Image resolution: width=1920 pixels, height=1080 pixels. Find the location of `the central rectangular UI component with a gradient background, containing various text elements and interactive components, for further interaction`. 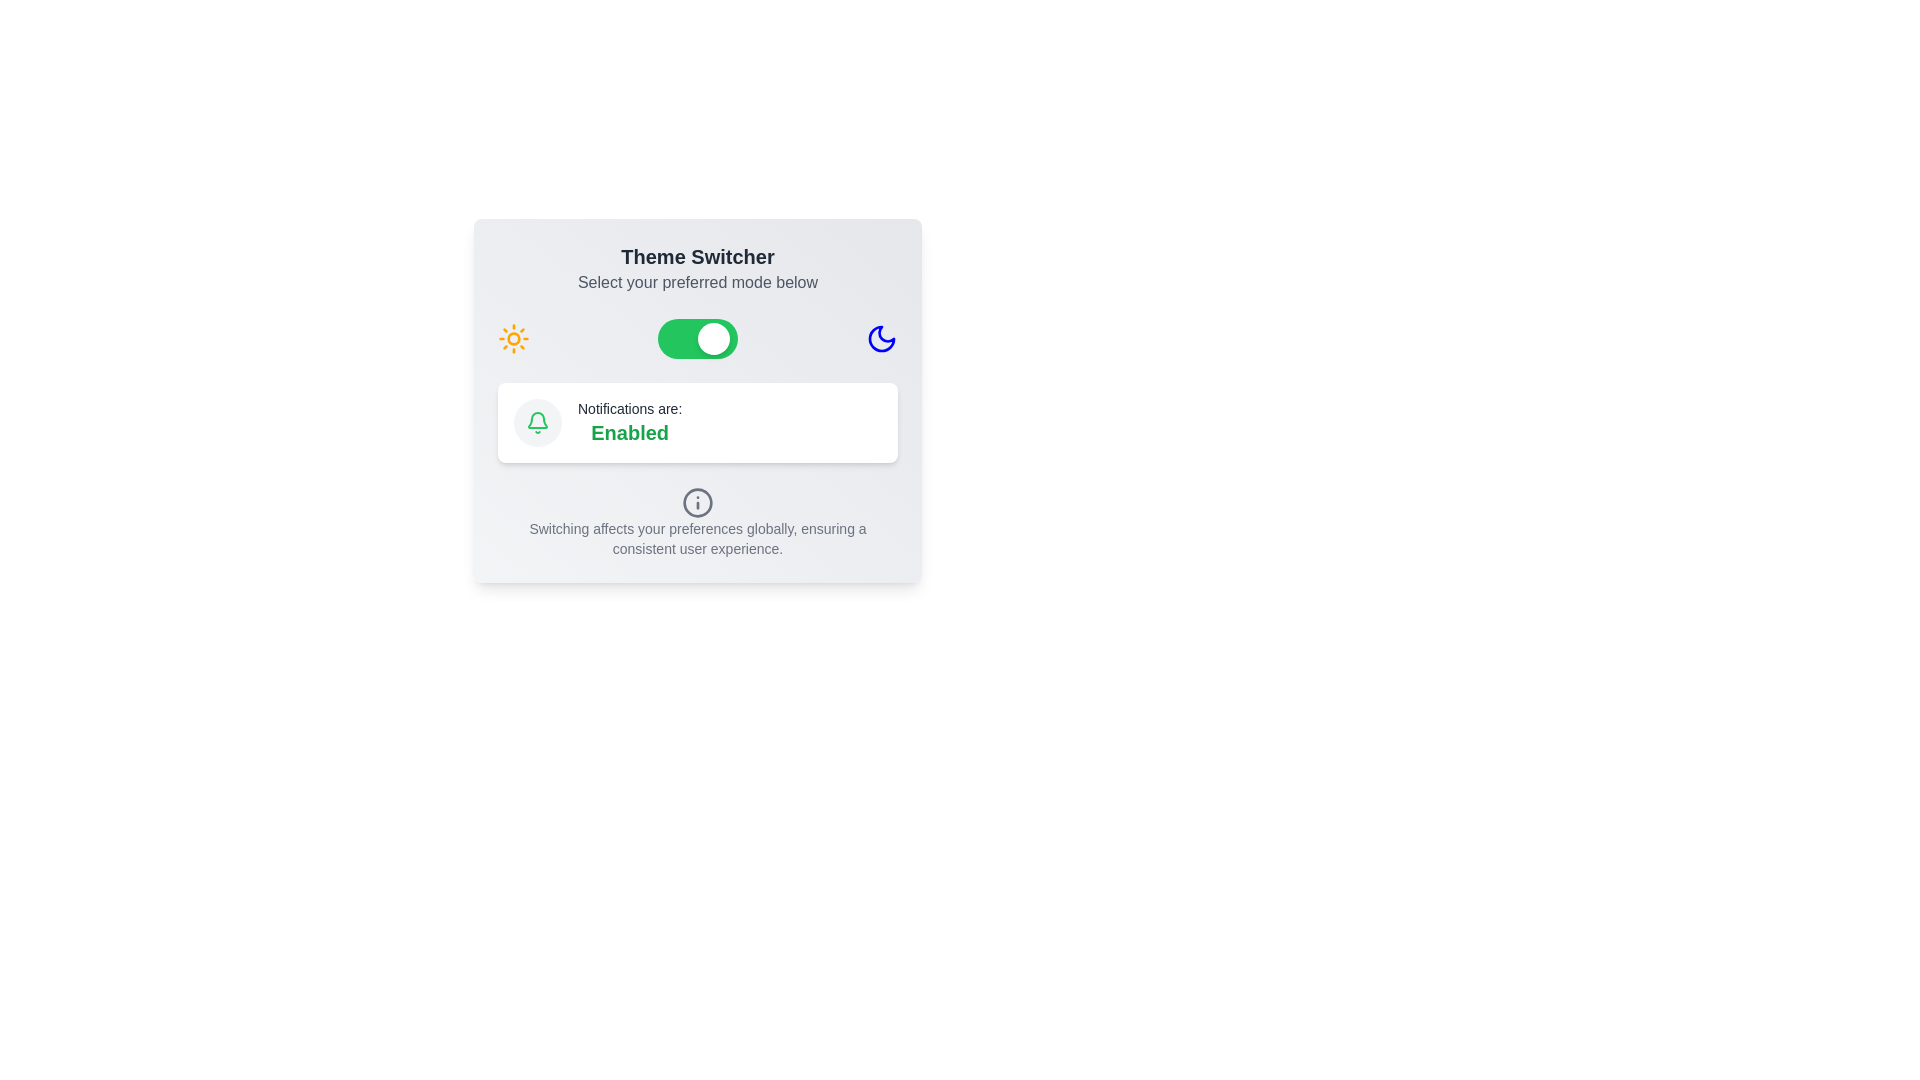

the central rectangular UI component with a gradient background, containing various text elements and interactive components, for further interaction is located at coordinates (697, 401).